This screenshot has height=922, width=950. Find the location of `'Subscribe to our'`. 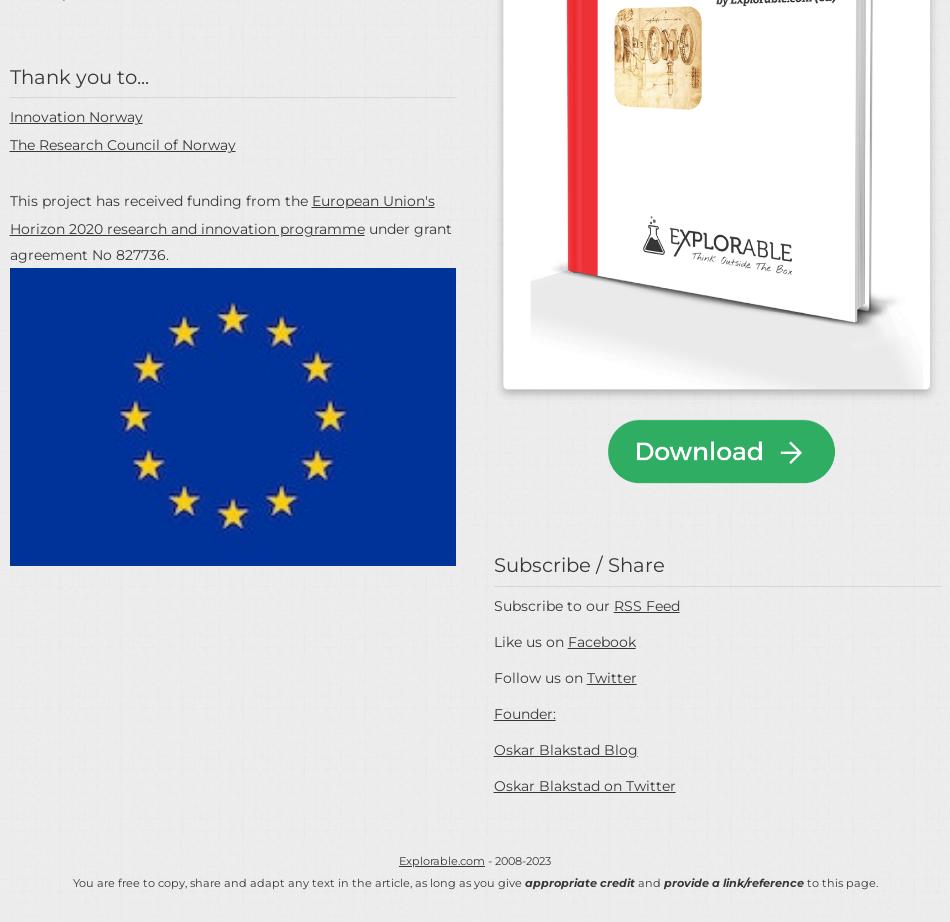

'Subscribe to our' is located at coordinates (552, 605).